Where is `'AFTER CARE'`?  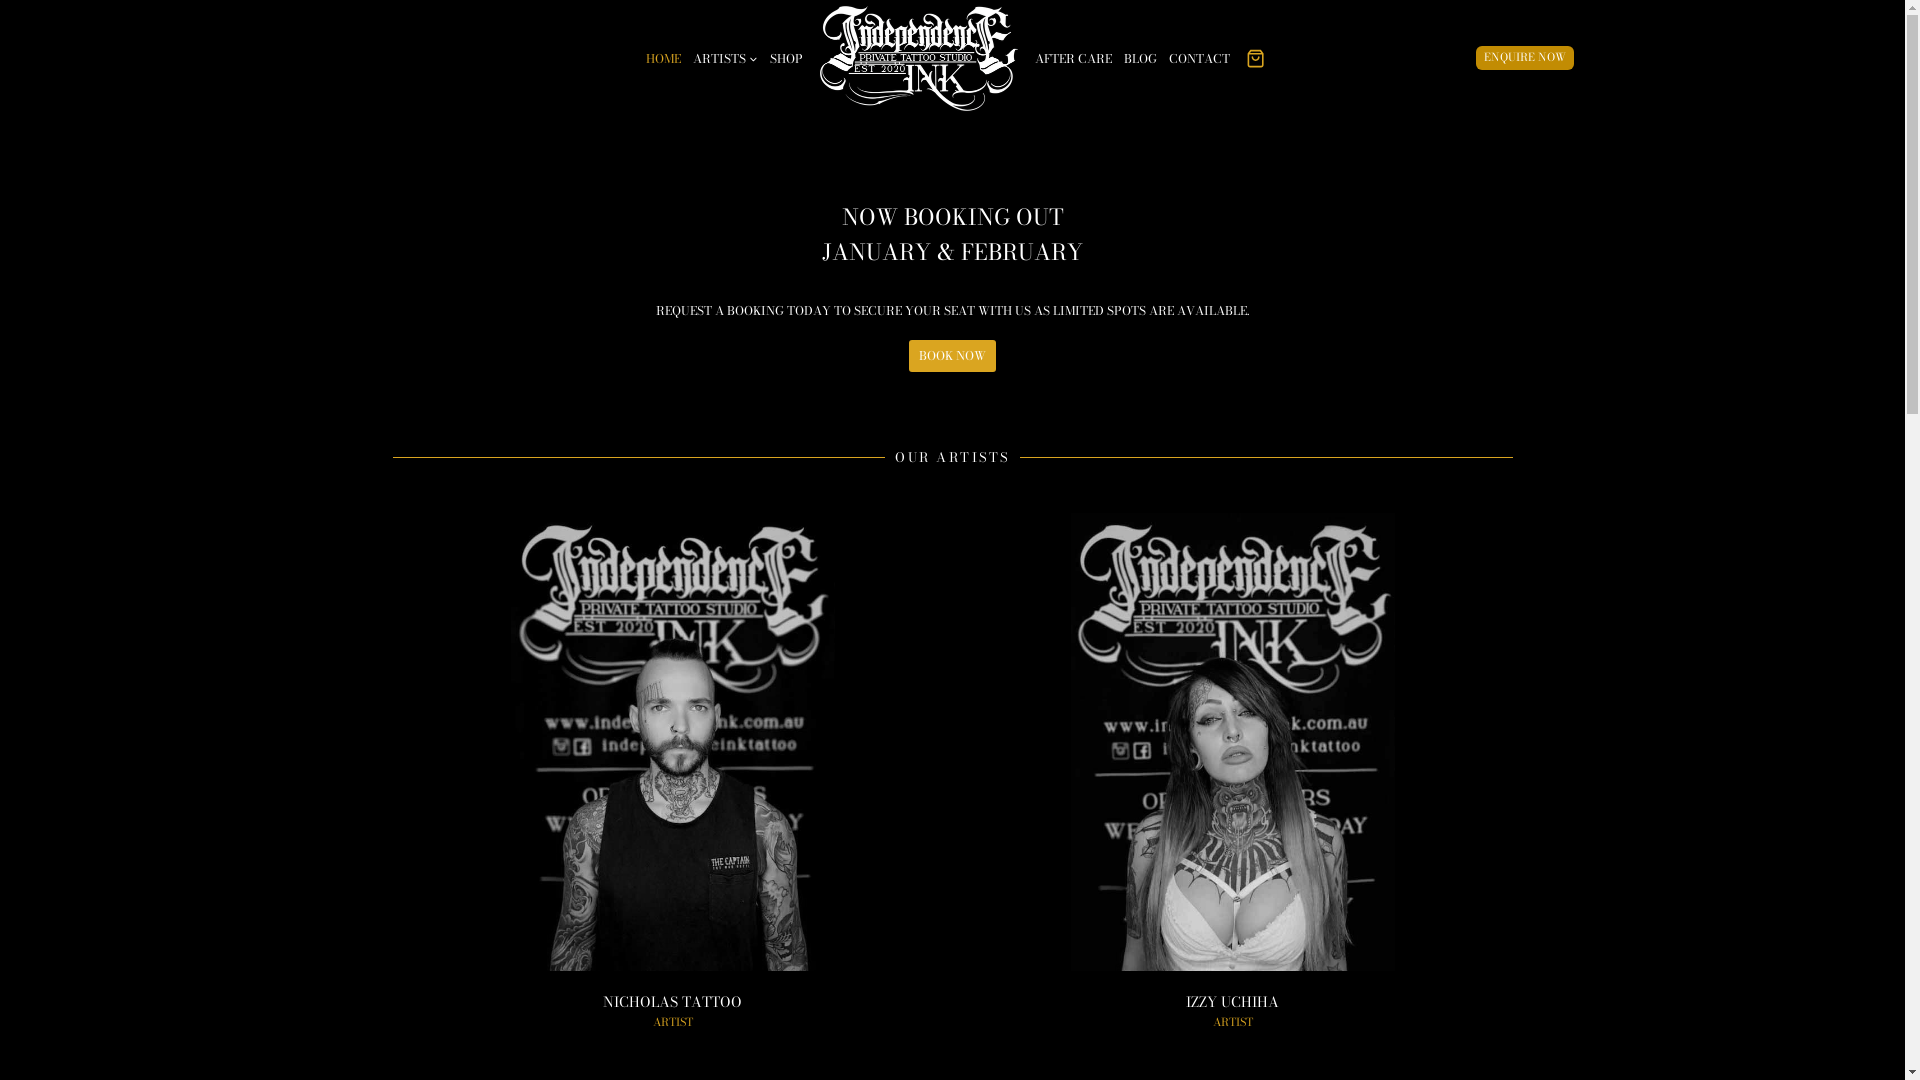
'AFTER CARE' is located at coordinates (1072, 56).